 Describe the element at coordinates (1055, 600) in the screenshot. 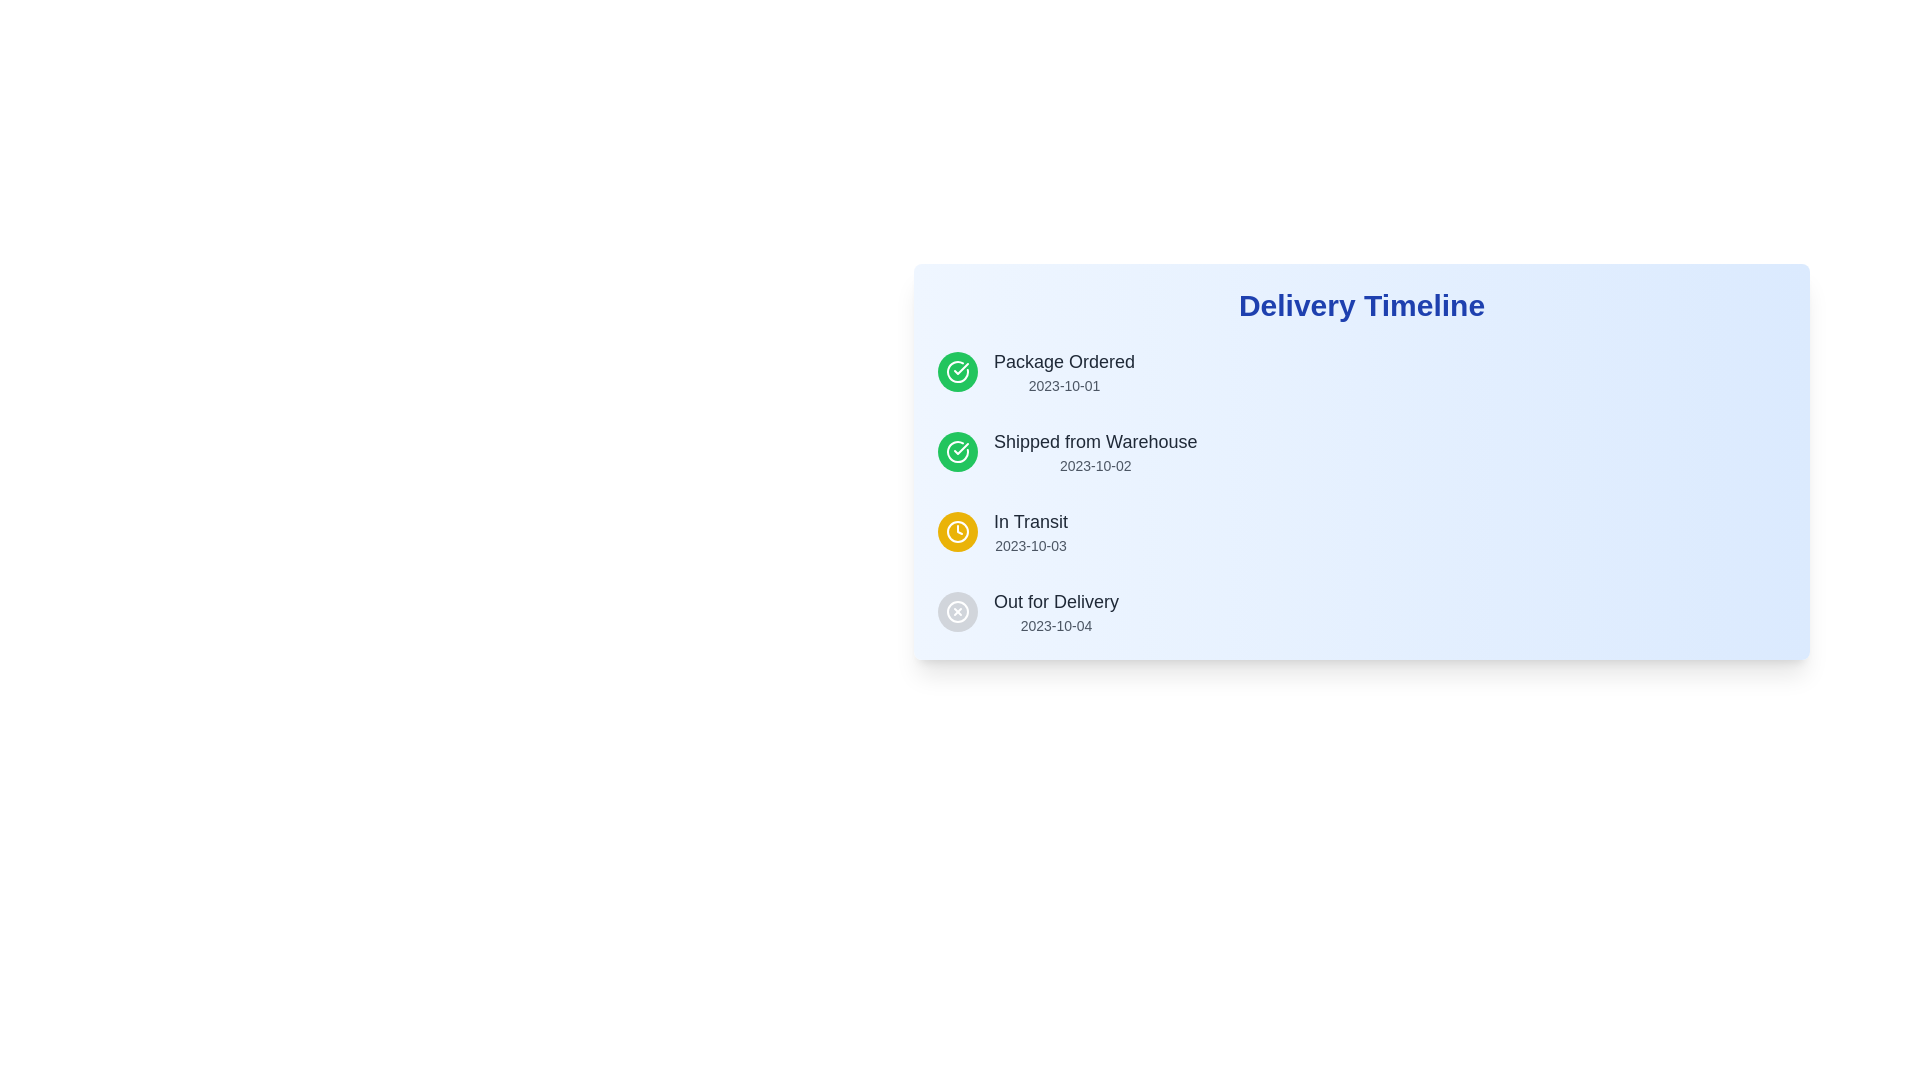

I see `the delivery status label indicating 'Out for Delivery', which is the fourth entry in the vertical delivery timeline, positioned below 'In Transit' and above the date '2023-10-04'` at that location.